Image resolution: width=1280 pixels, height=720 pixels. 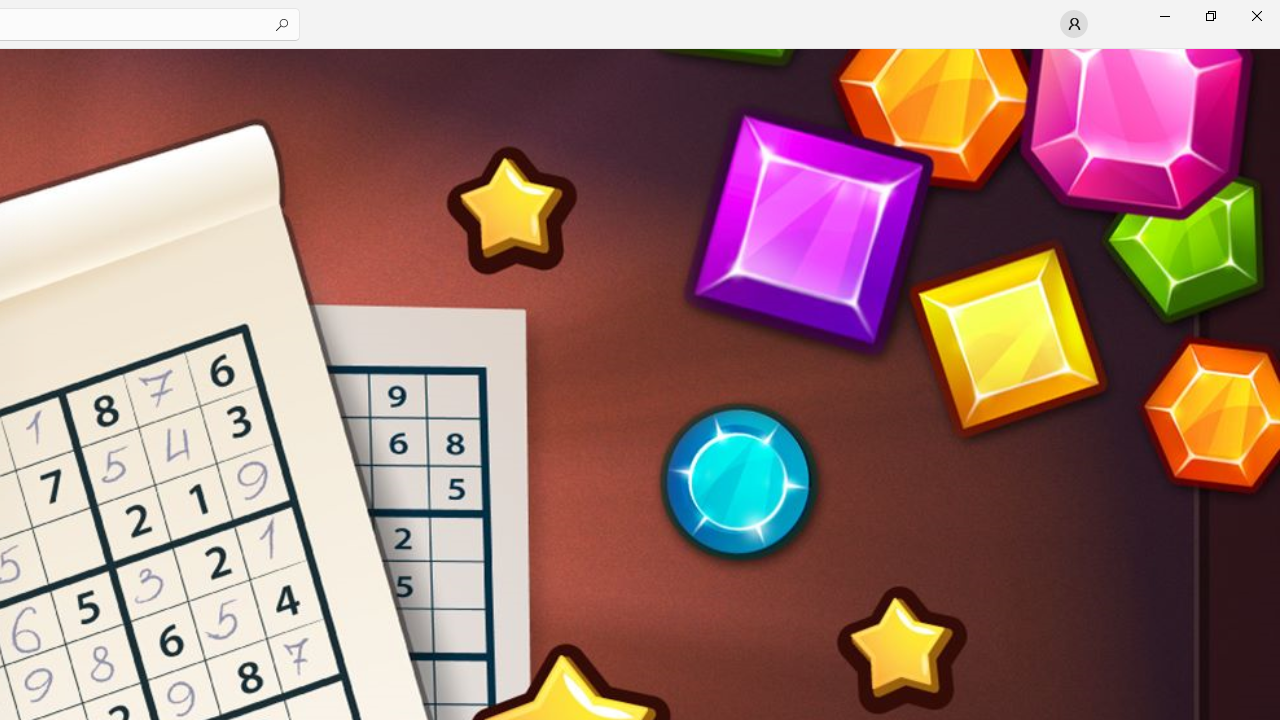 I want to click on 'Restore Microsoft Store', so click(x=1209, y=15).